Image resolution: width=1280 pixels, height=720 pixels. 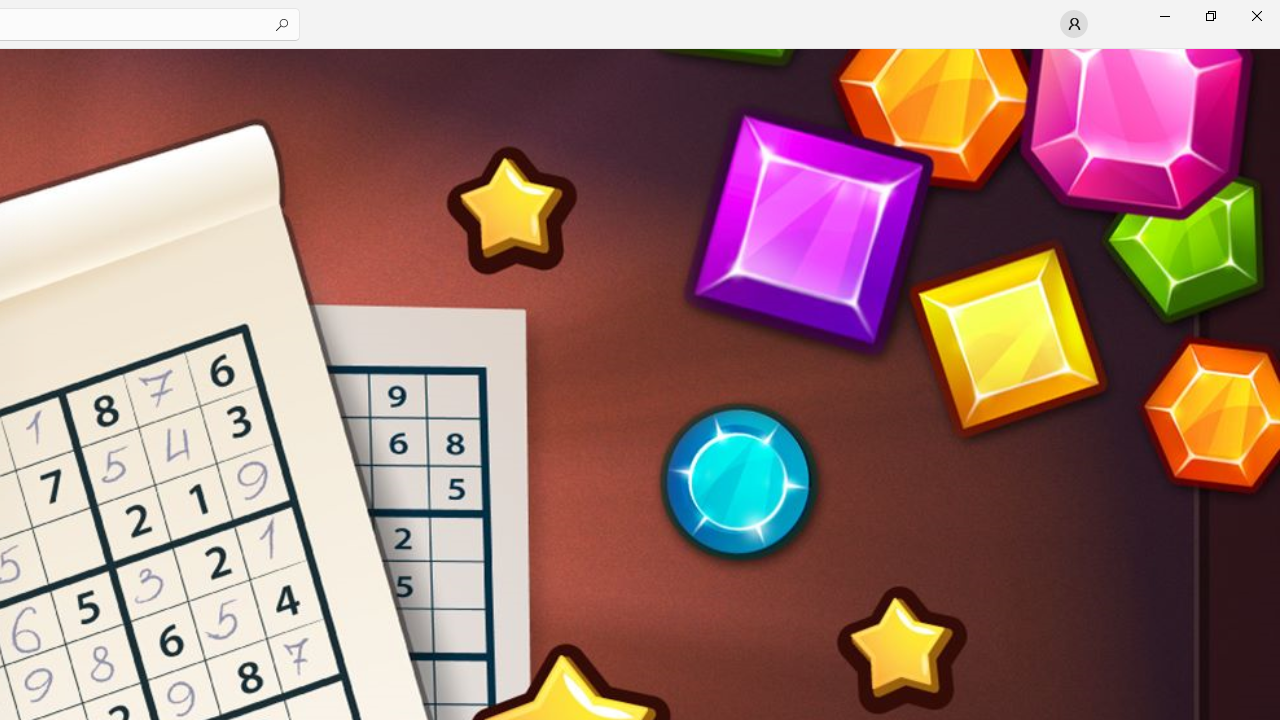 I want to click on 'Restore Microsoft Store', so click(x=1209, y=15).